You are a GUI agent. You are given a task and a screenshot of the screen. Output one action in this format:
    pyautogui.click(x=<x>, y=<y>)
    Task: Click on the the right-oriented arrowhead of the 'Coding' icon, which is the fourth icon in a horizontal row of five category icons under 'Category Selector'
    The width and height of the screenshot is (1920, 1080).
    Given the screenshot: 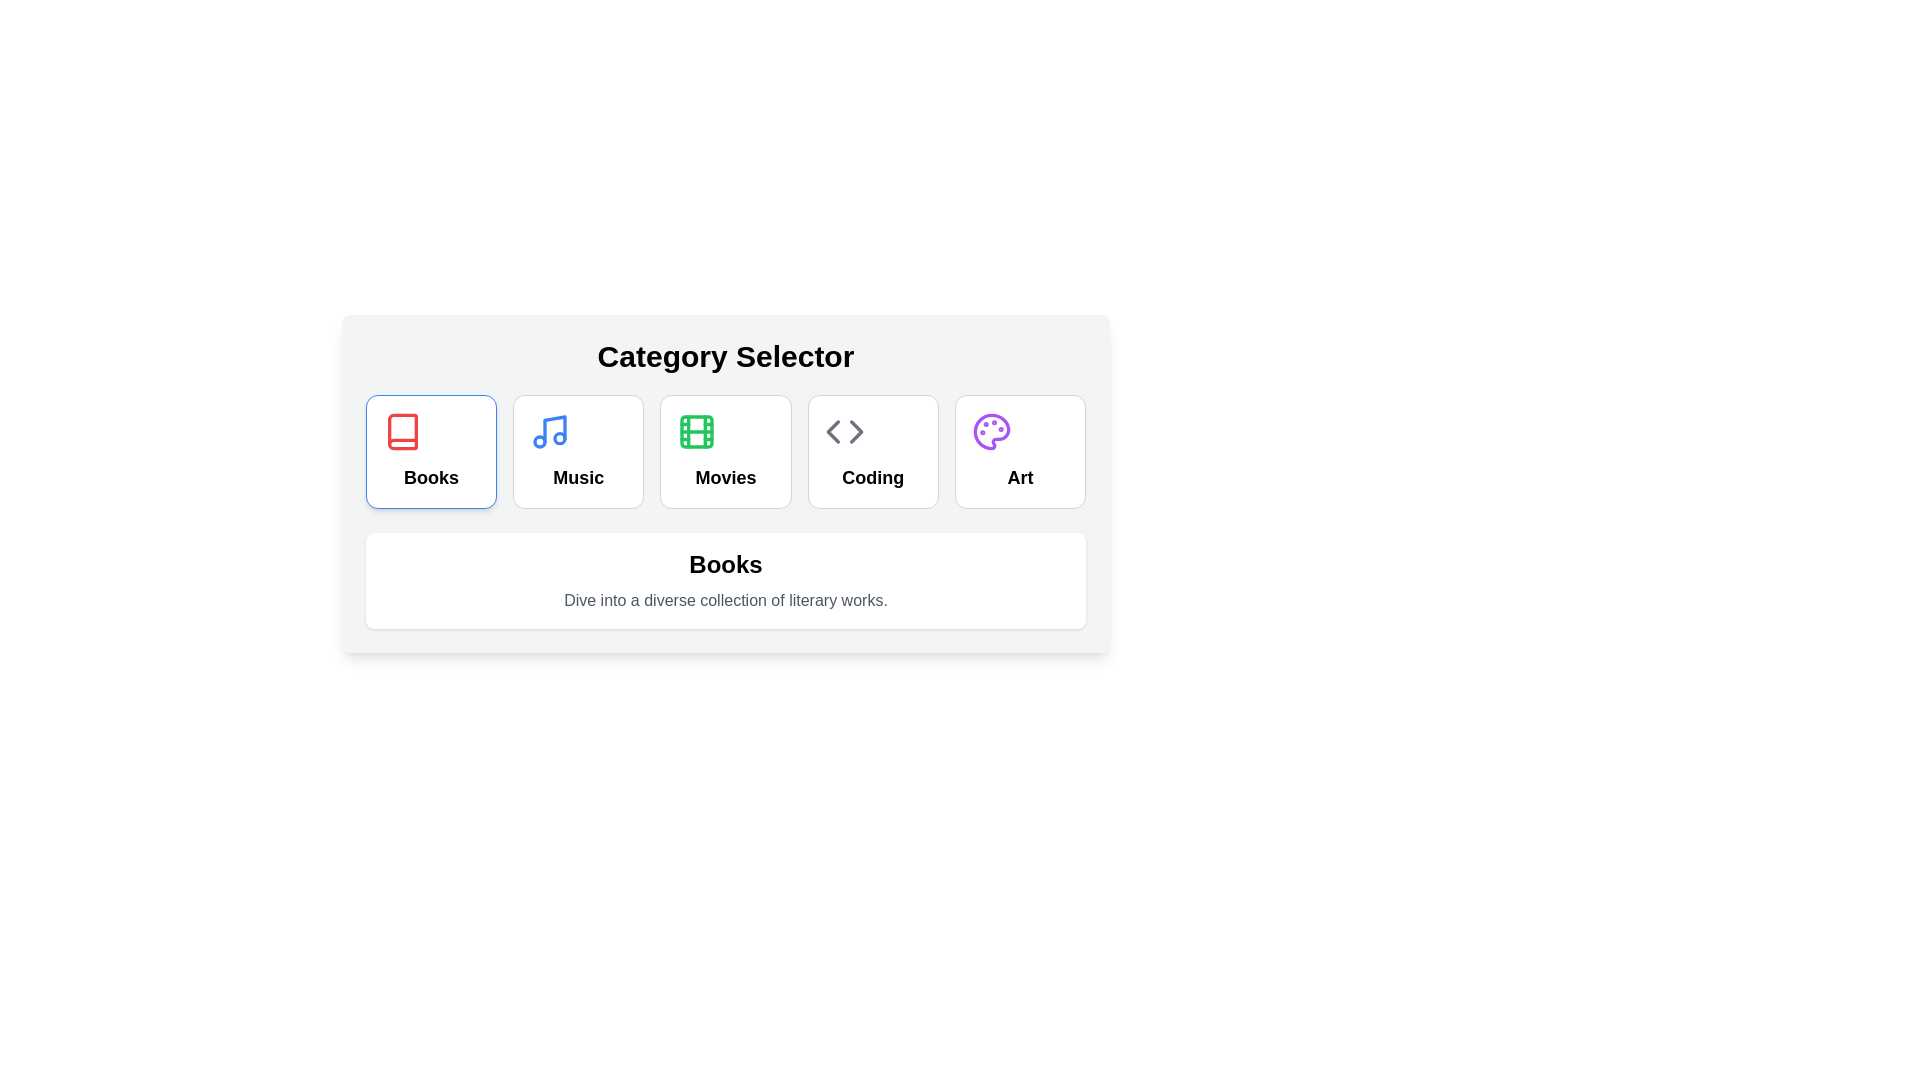 What is the action you would take?
    pyautogui.click(x=856, y=431)
    